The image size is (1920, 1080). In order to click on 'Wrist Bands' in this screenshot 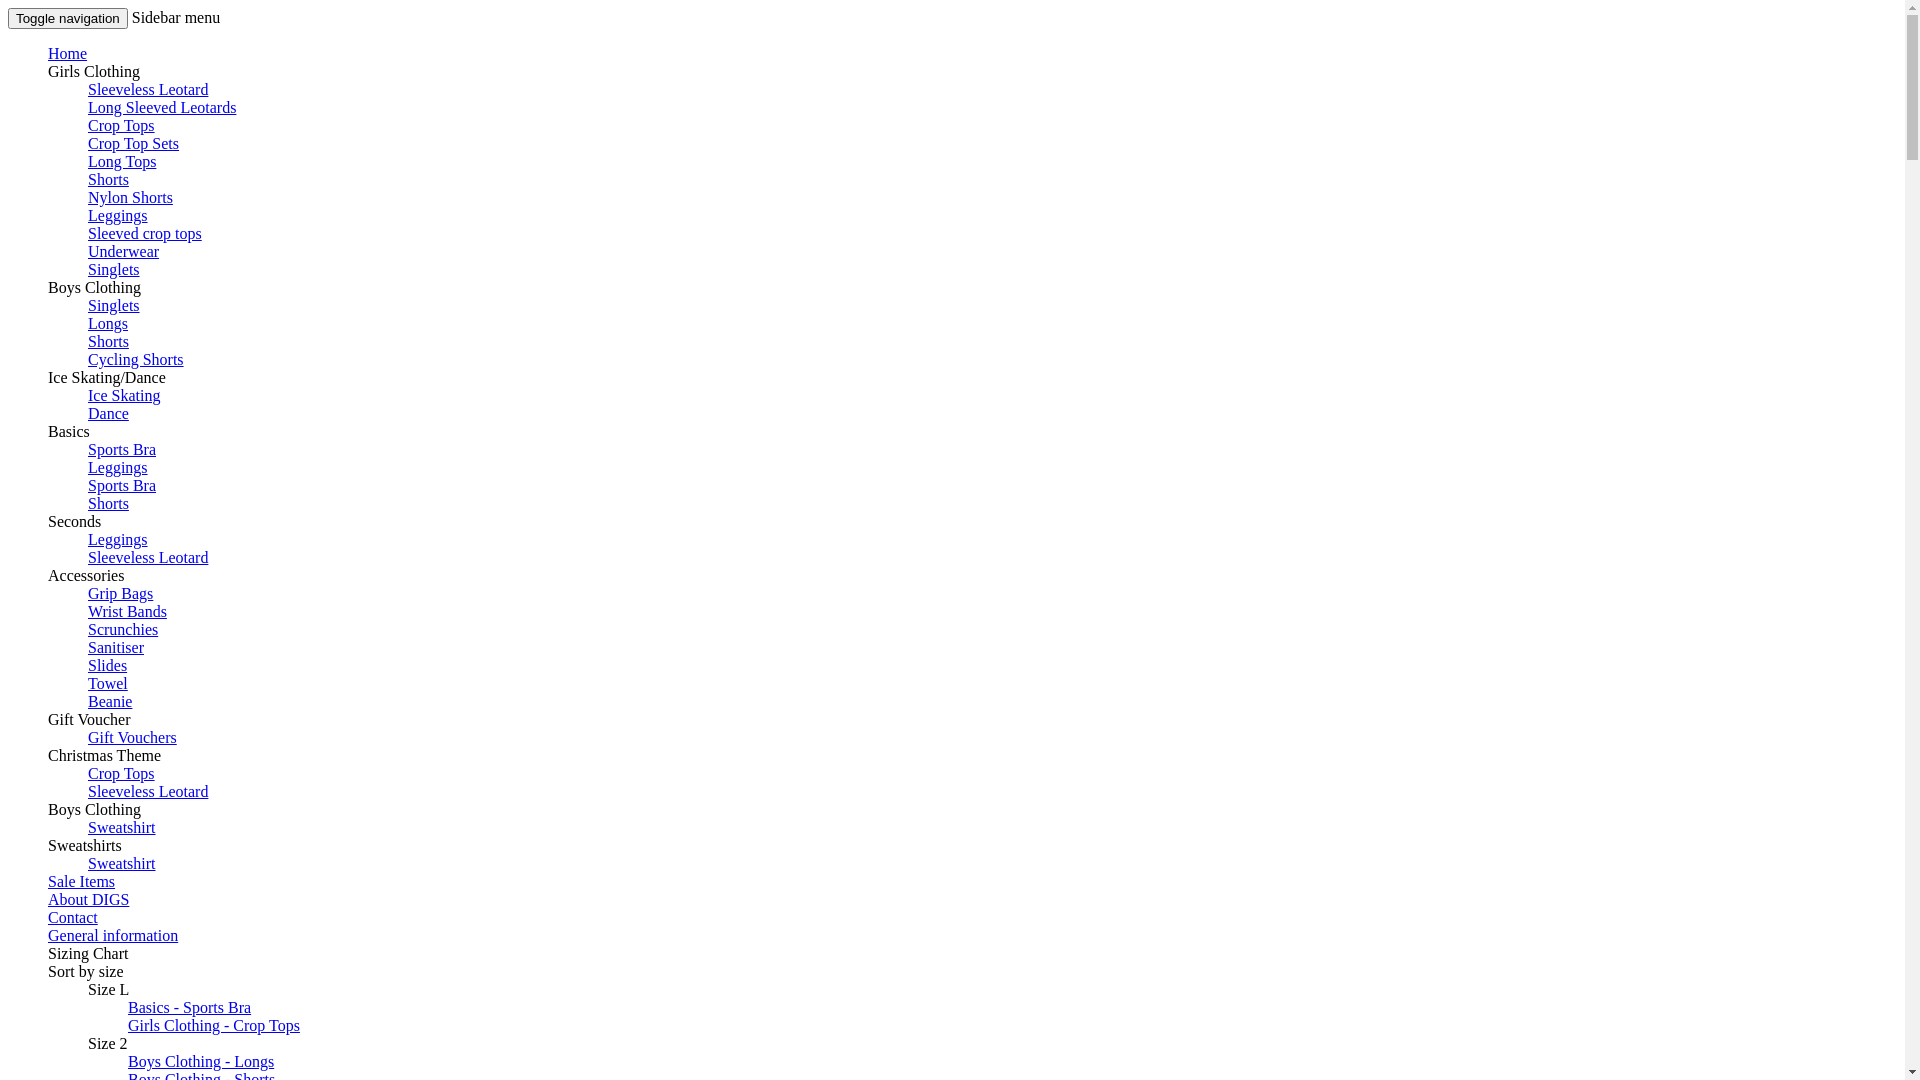, I will do `click(126, 610)`.